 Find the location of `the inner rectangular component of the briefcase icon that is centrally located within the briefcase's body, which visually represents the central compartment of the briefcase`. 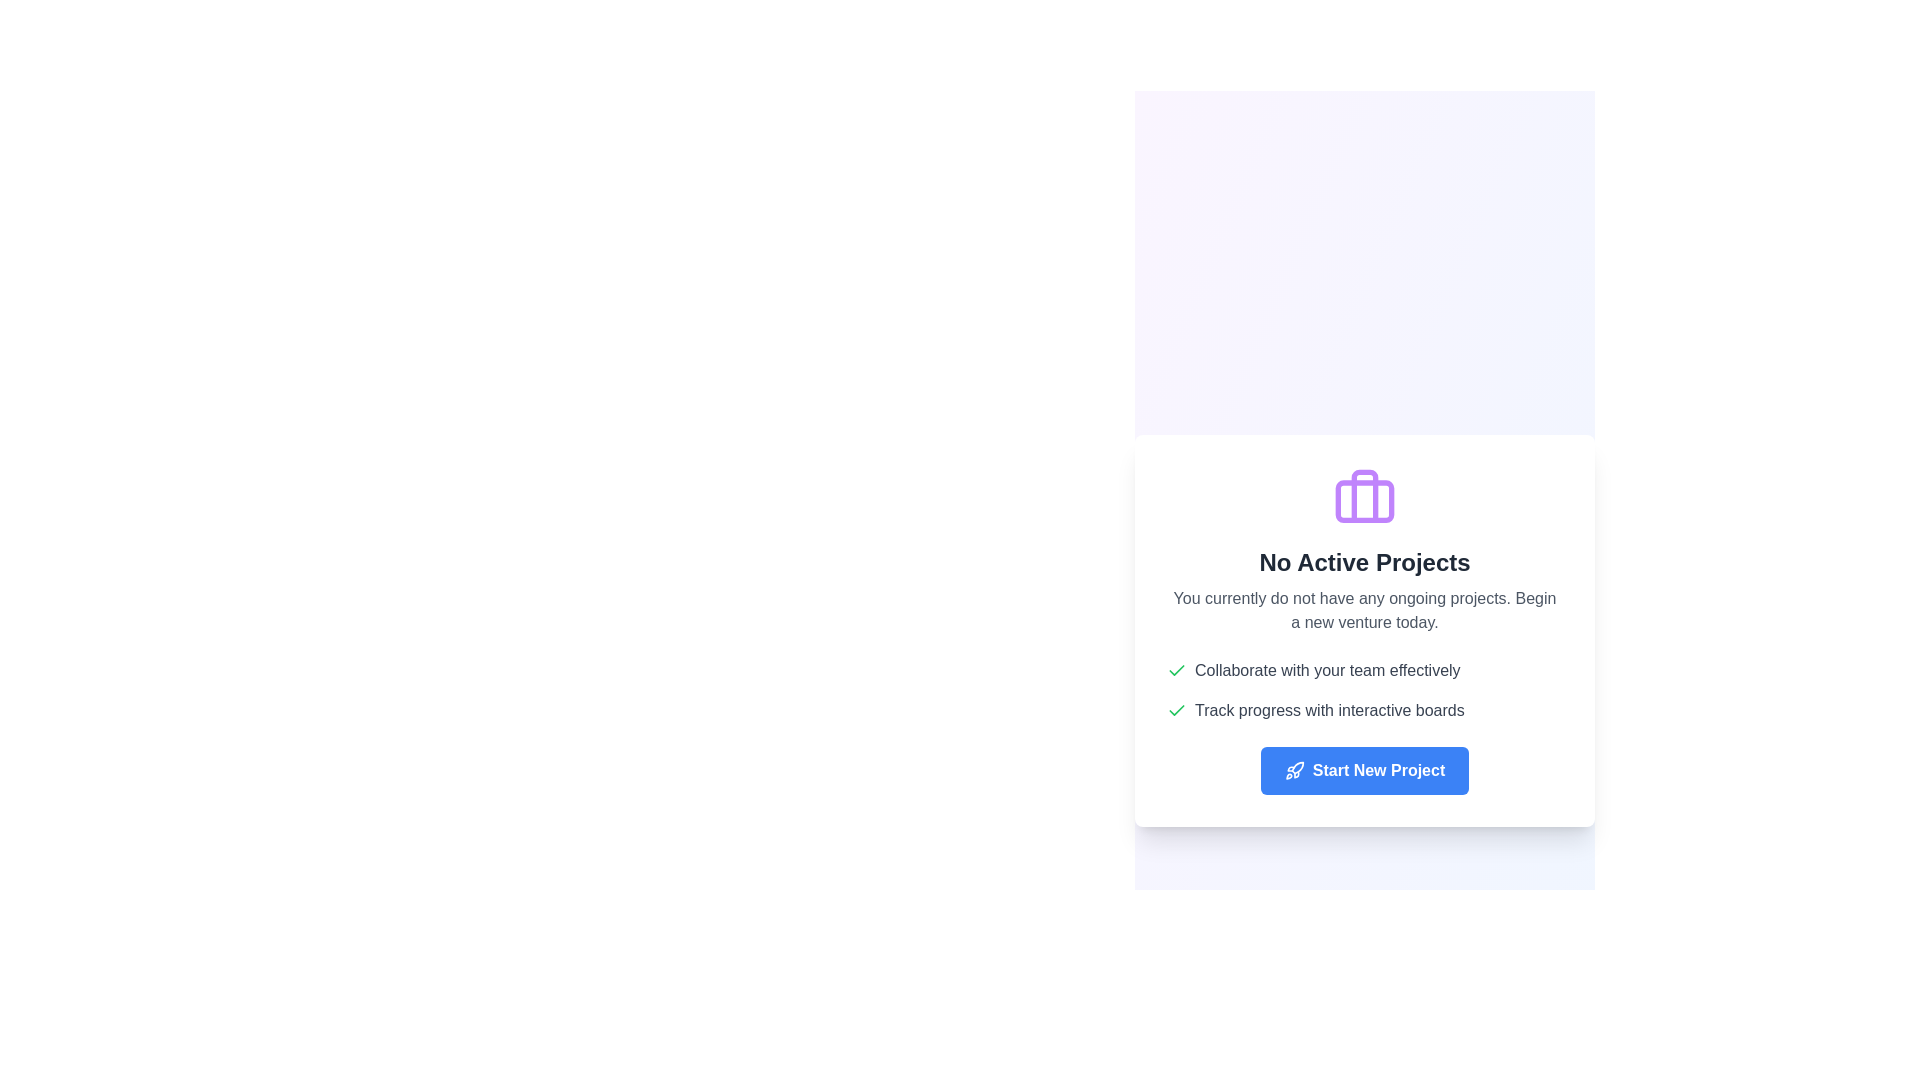

the inner rectangular component of the briefcase icon that is centrally located within the briefcase's body, which visually represents the central compartment of the briefcase is located at coordinates (1363, 500).